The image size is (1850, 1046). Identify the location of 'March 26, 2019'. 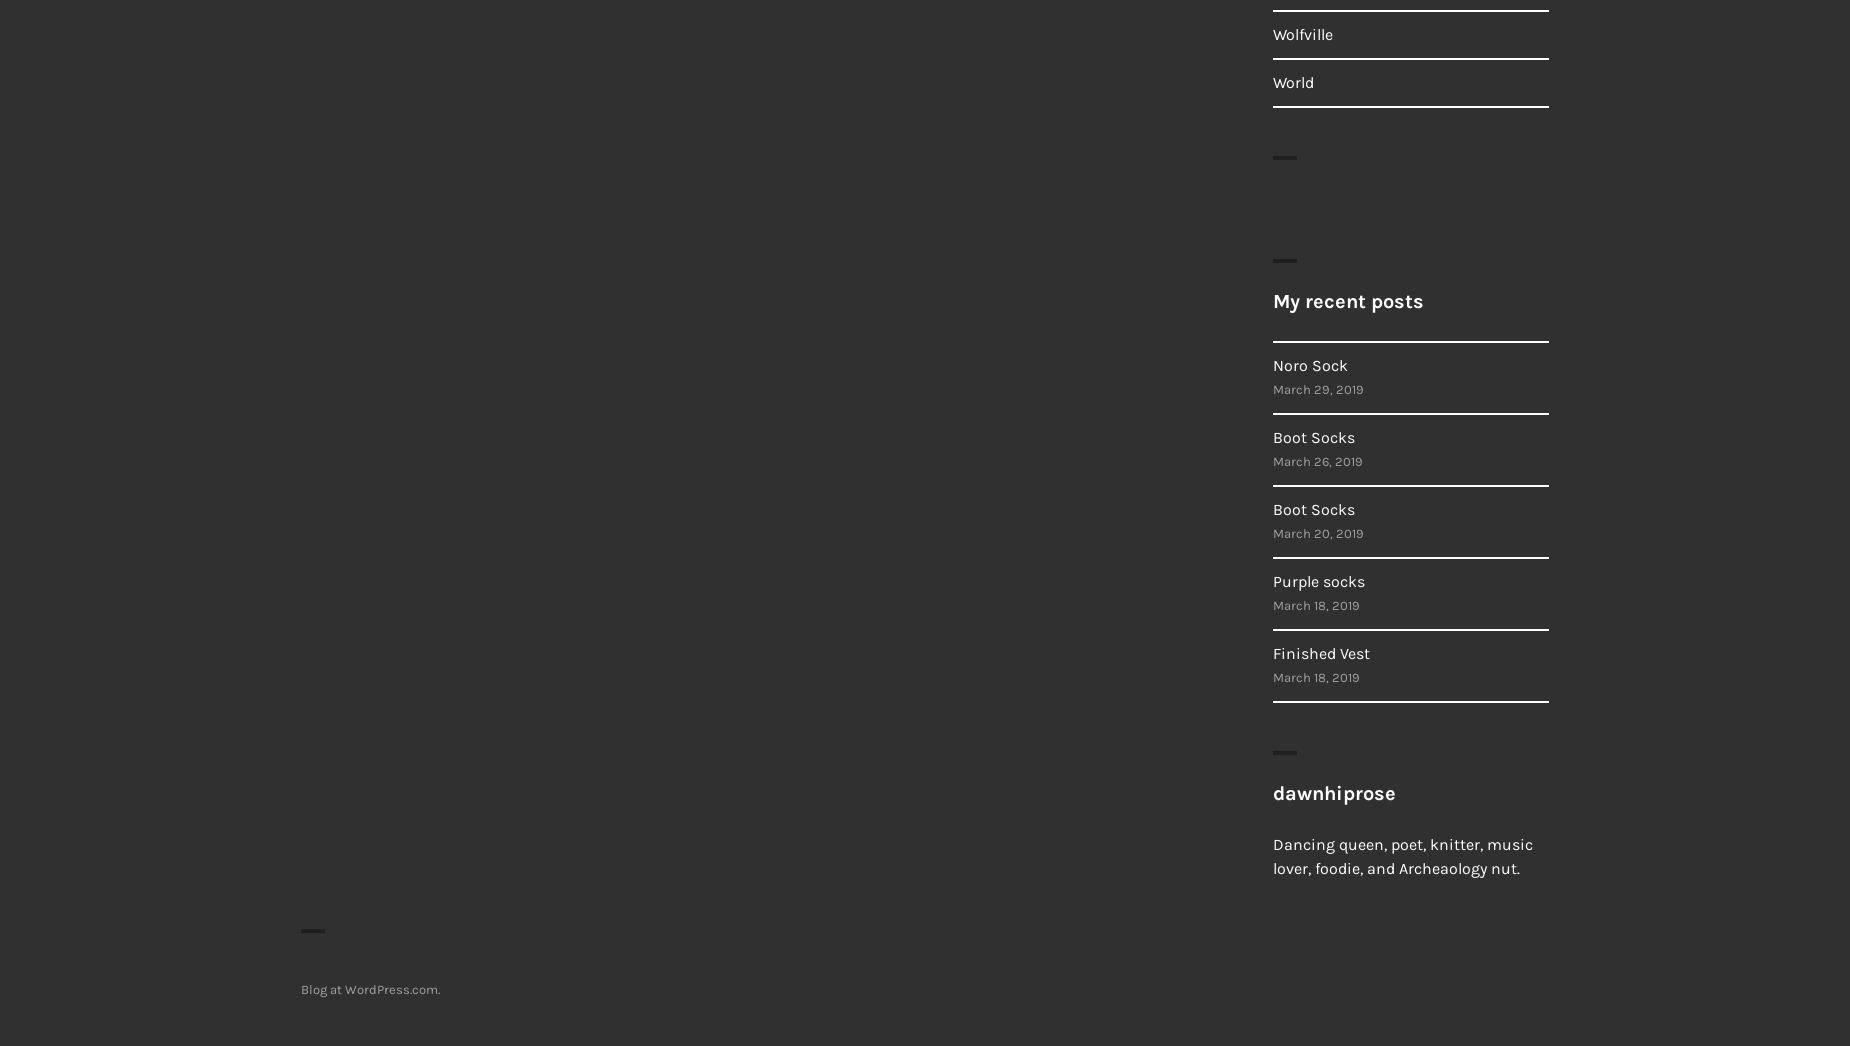
(1316, 460).